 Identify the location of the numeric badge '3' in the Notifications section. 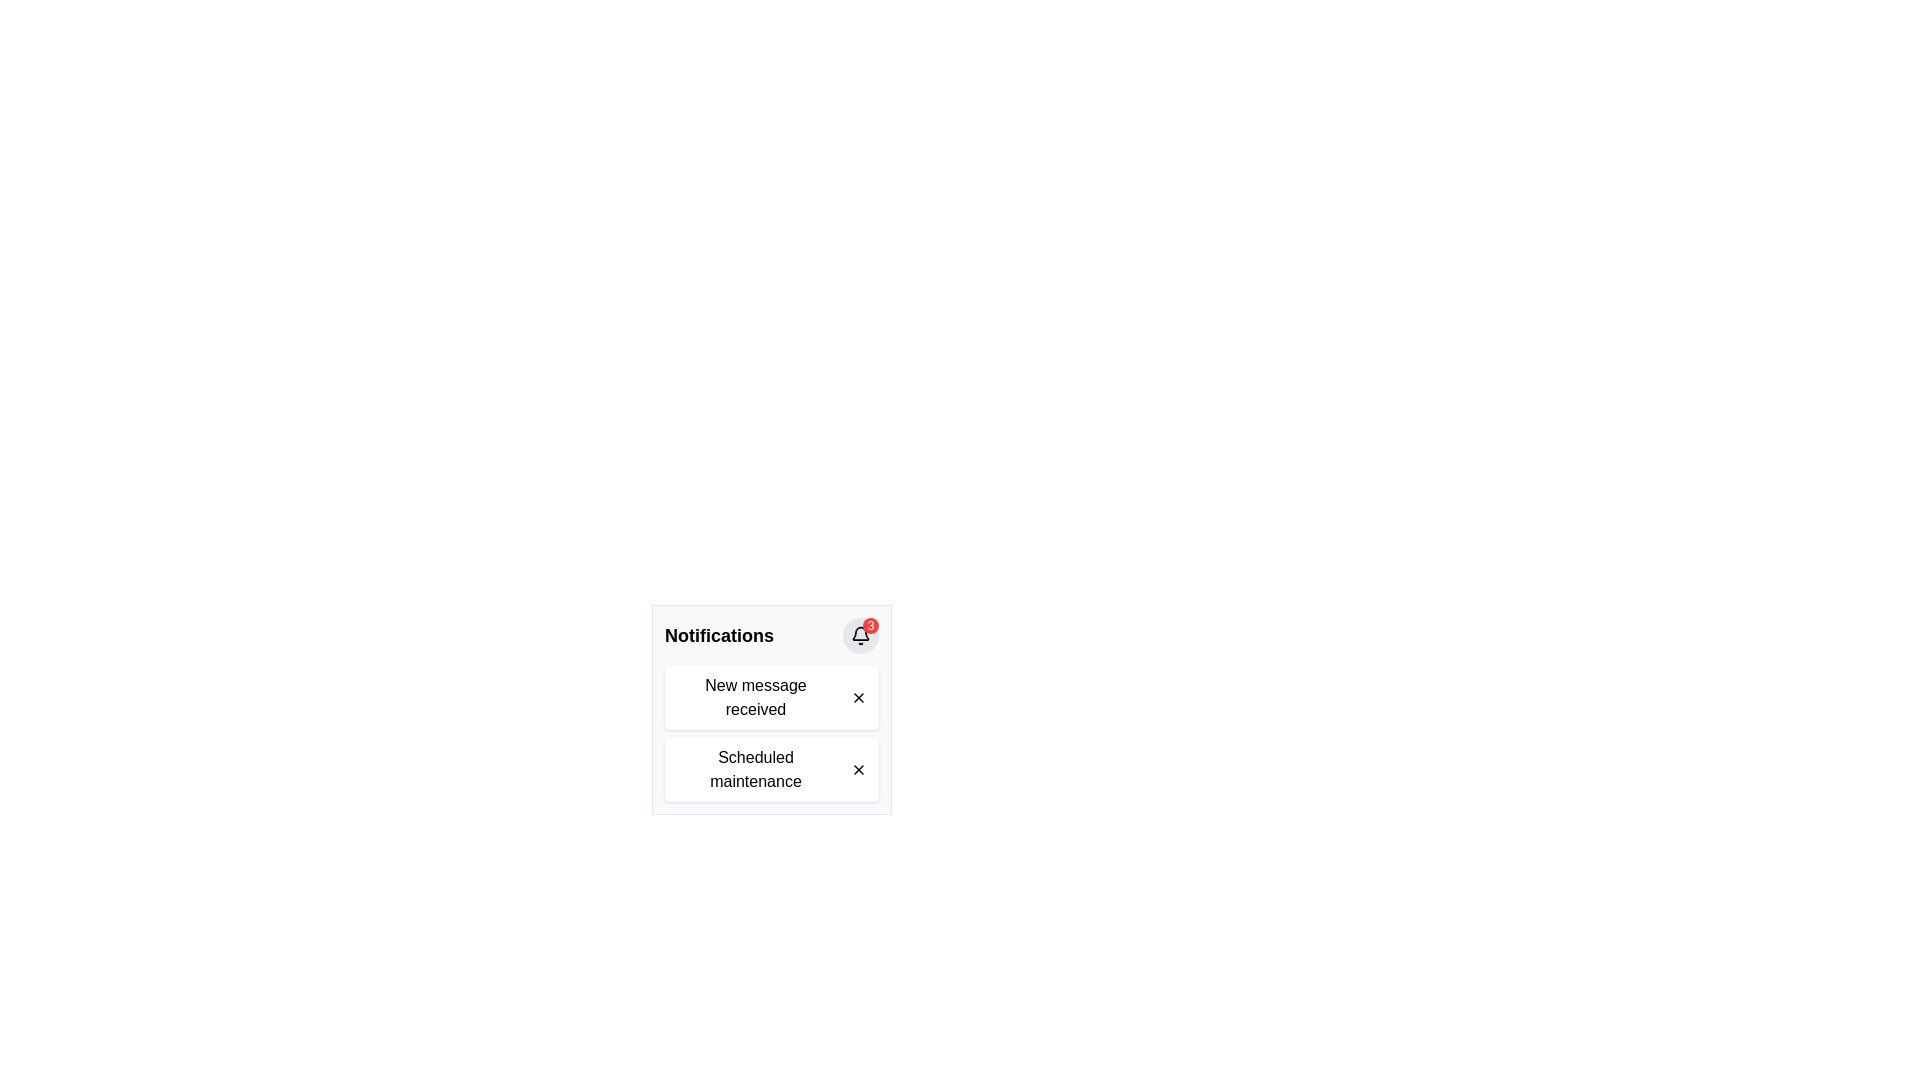
(771, 636).